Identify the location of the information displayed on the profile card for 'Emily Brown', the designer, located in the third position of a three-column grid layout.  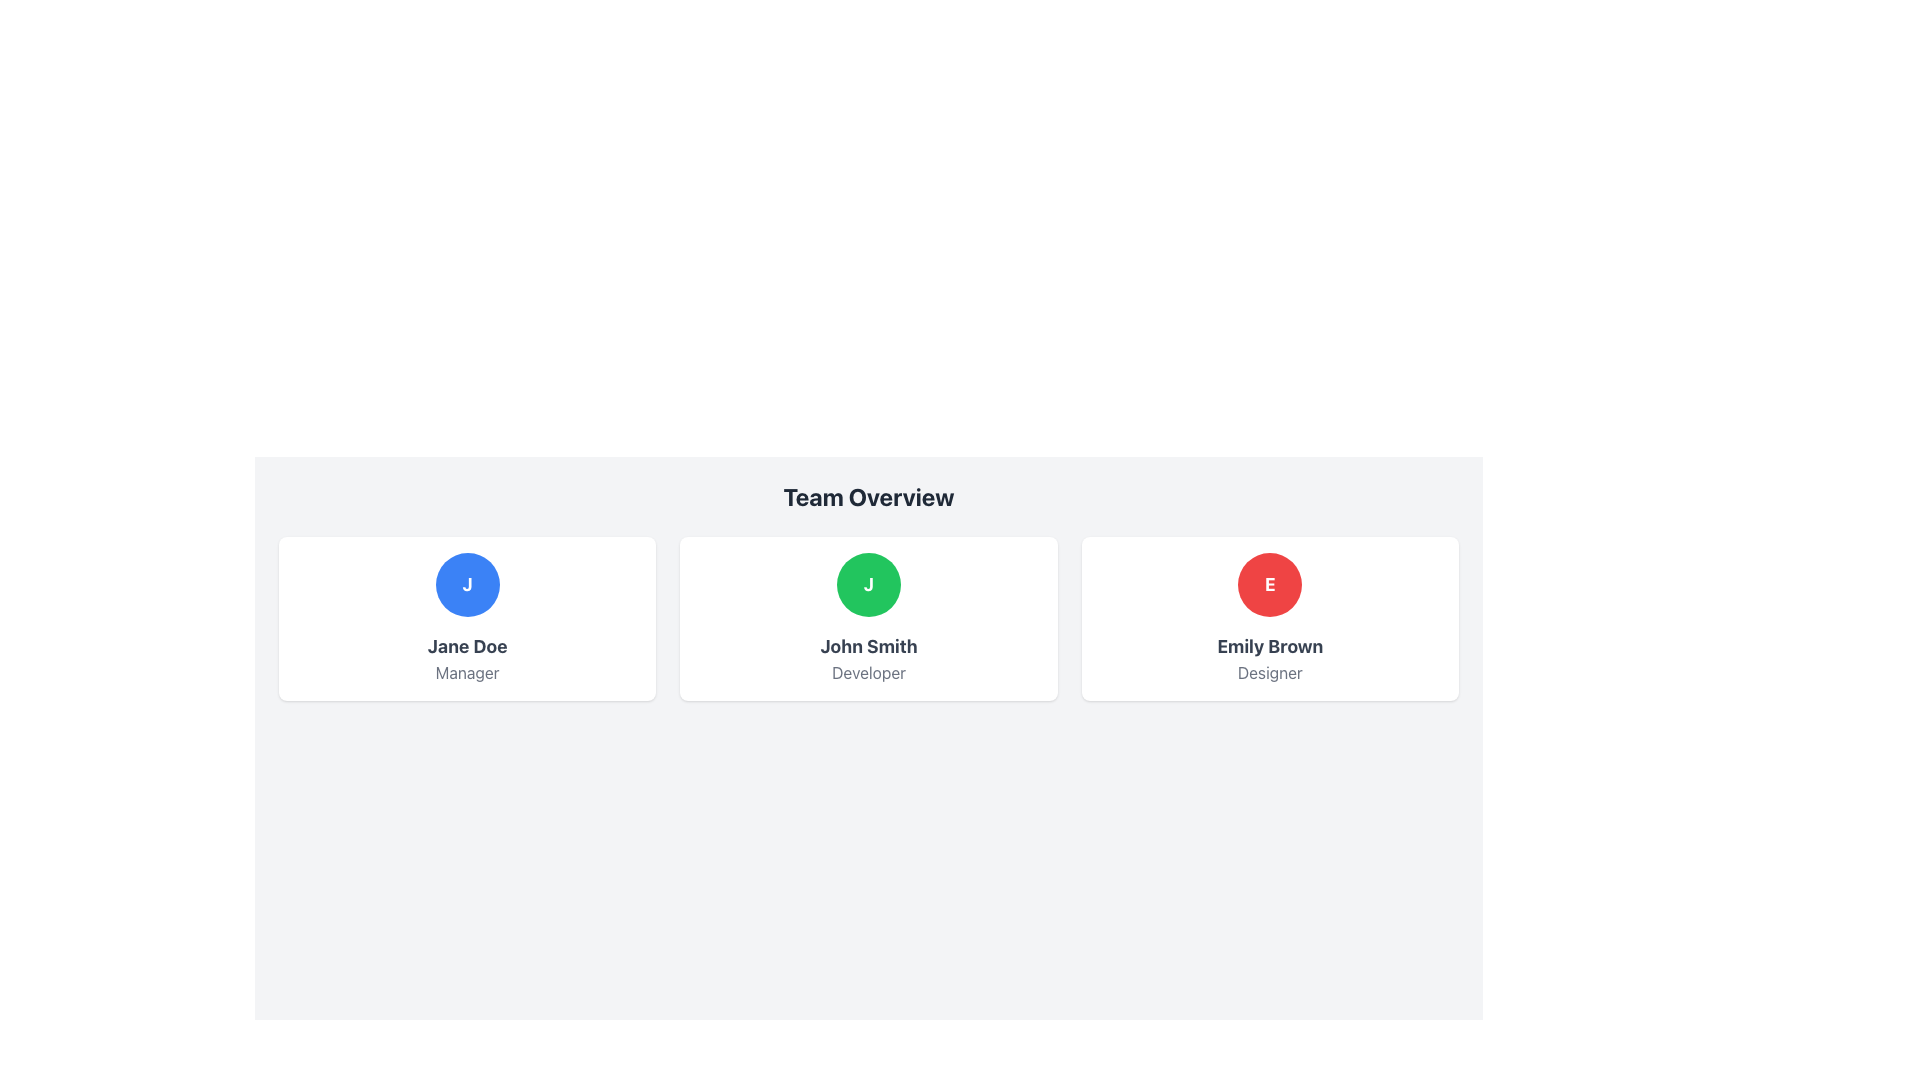
(1269, 617).